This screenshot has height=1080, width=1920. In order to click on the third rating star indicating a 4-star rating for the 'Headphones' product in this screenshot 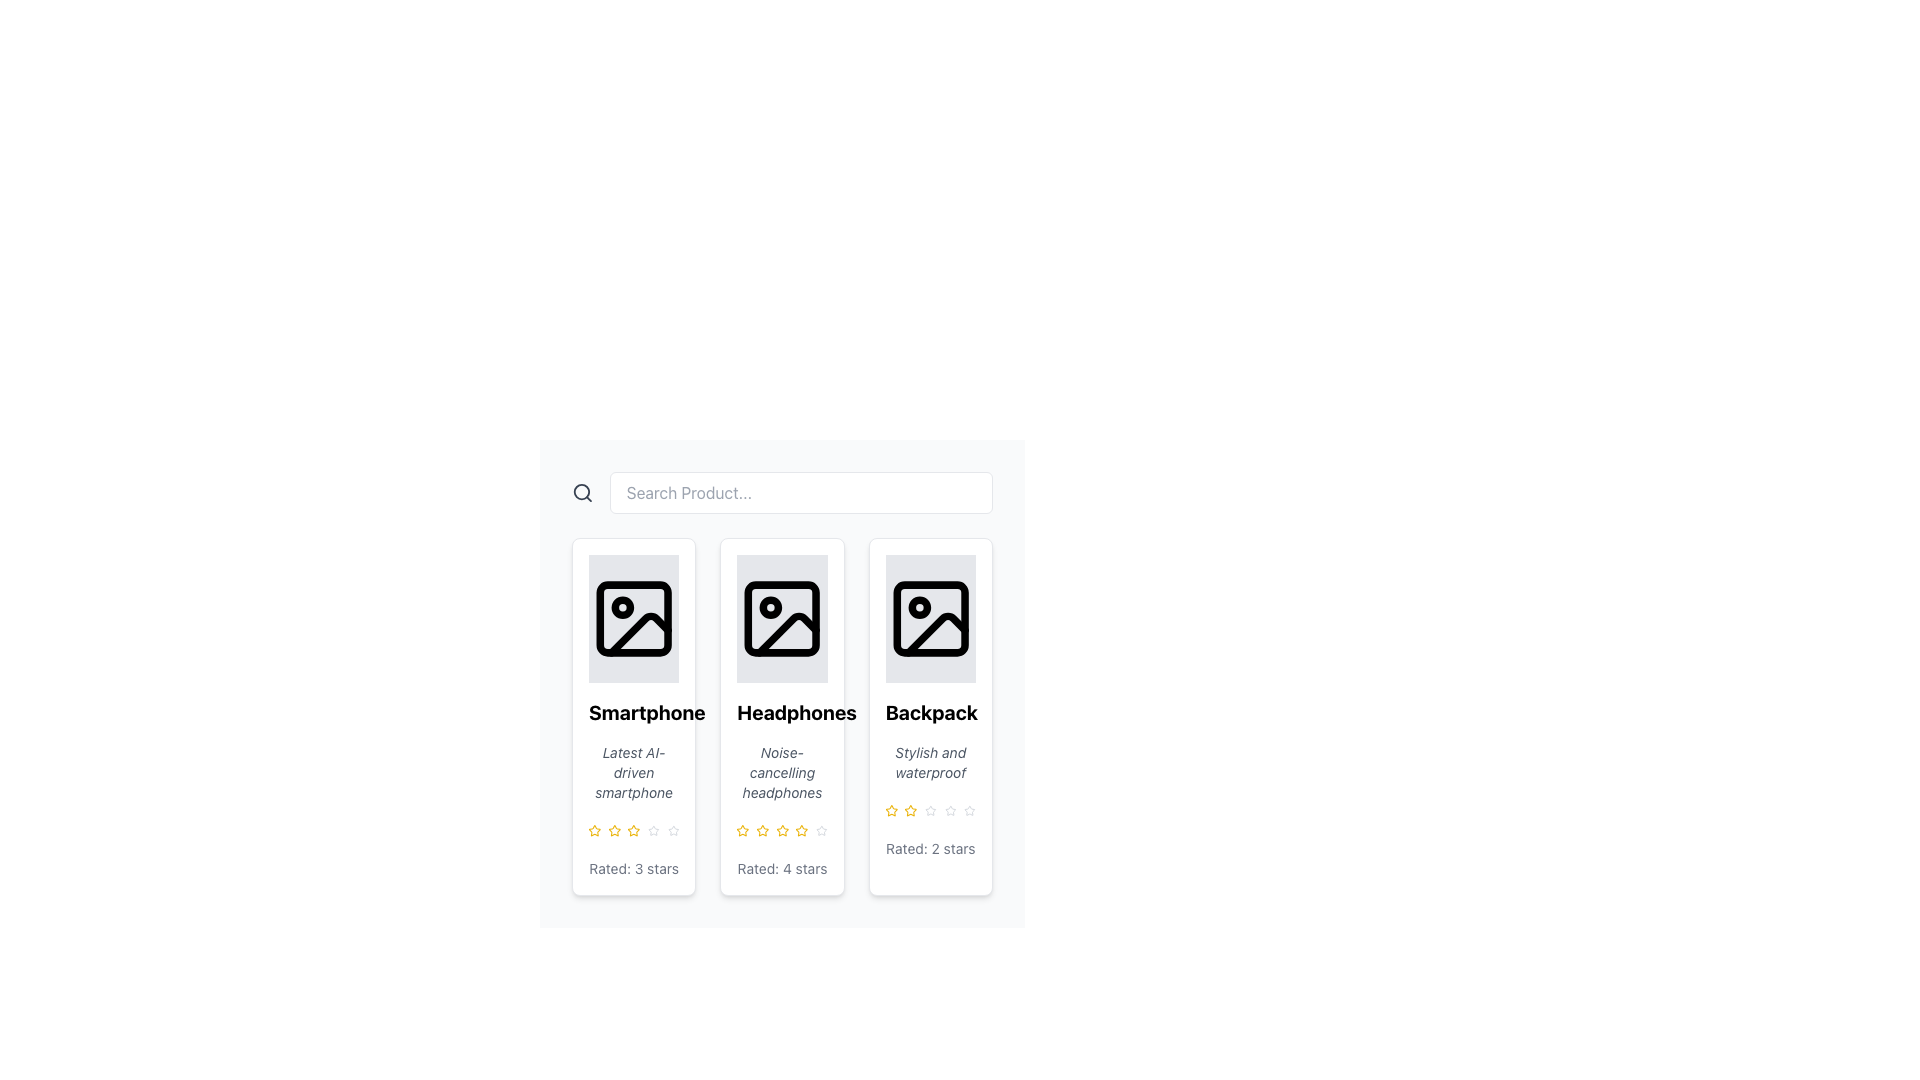, I will do `click(761, 830)`.